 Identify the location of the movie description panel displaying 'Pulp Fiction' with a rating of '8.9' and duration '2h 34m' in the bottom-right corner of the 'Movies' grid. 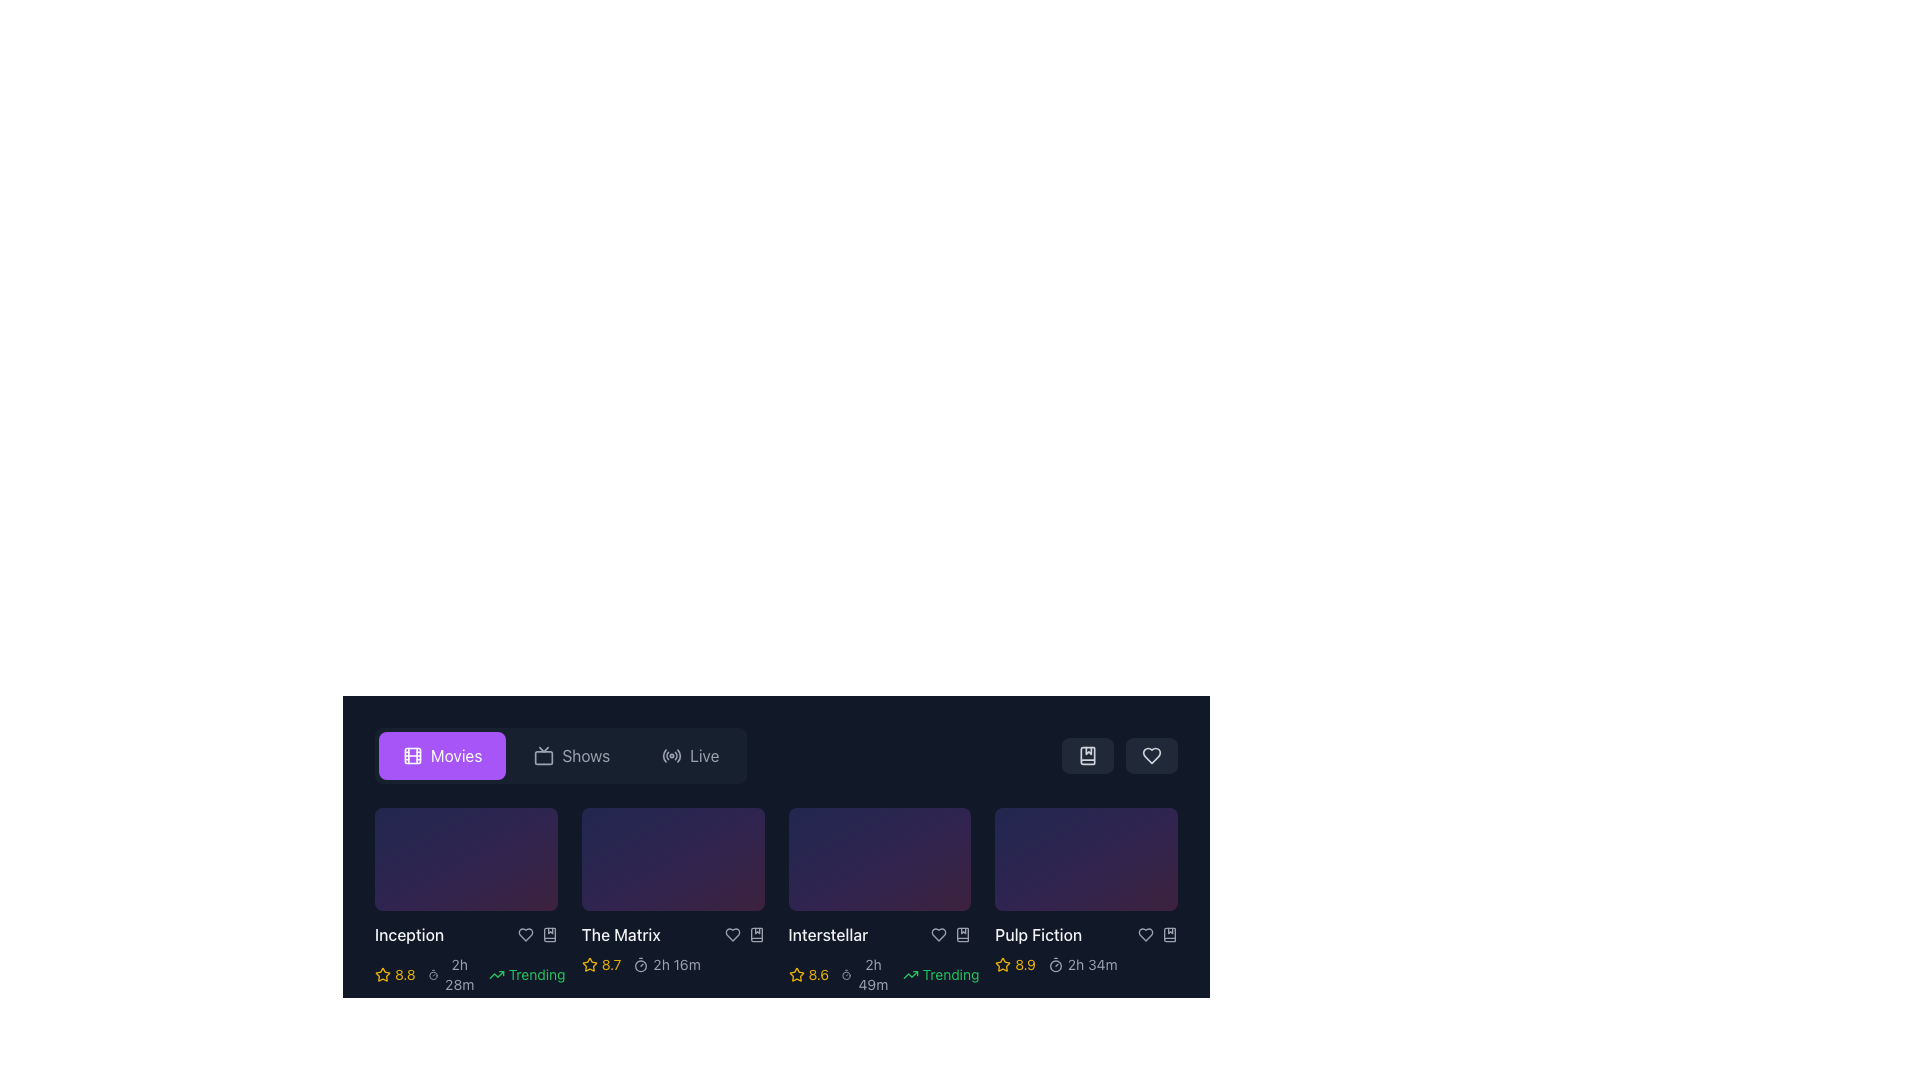
(1085, 947).